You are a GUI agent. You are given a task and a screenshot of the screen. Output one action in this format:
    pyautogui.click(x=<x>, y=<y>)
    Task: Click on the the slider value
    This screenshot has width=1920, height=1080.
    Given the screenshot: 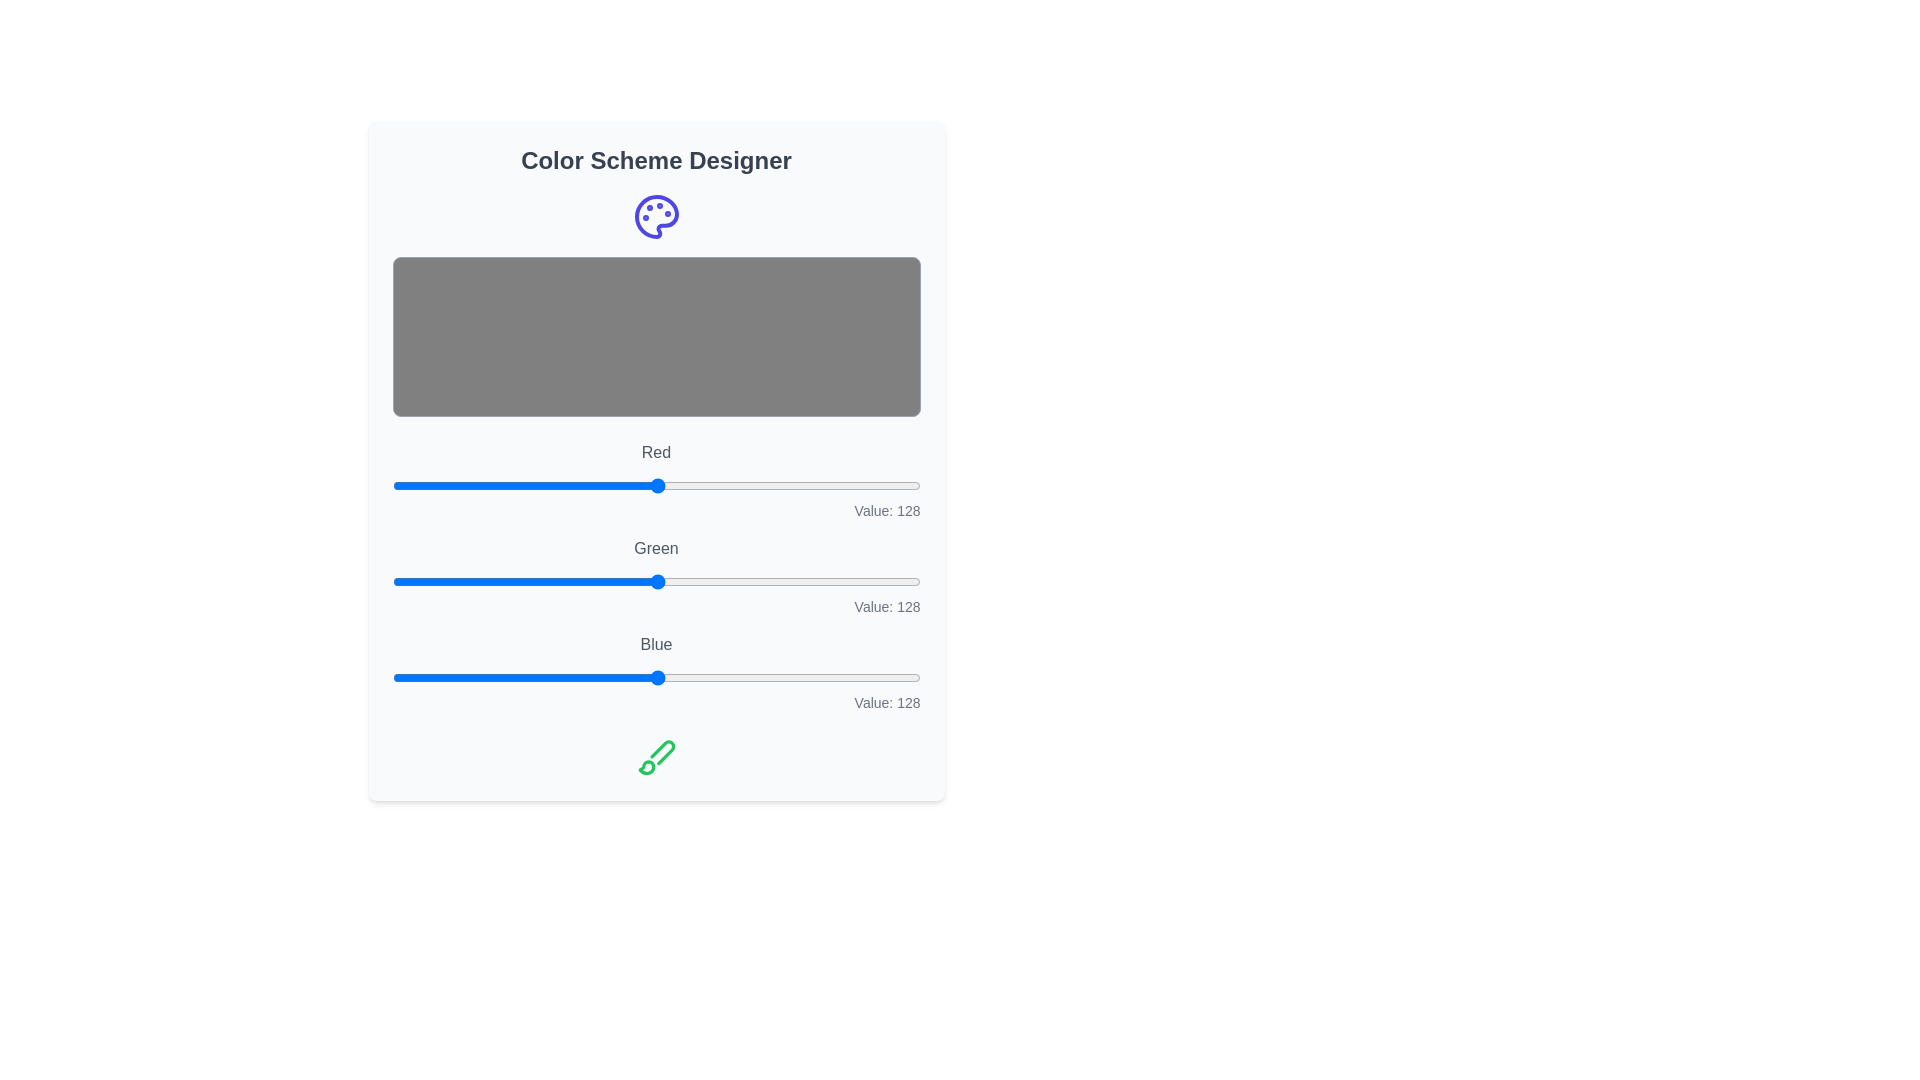 What is the action you would take?
    pyautogui.click(x=567, y=677)
    